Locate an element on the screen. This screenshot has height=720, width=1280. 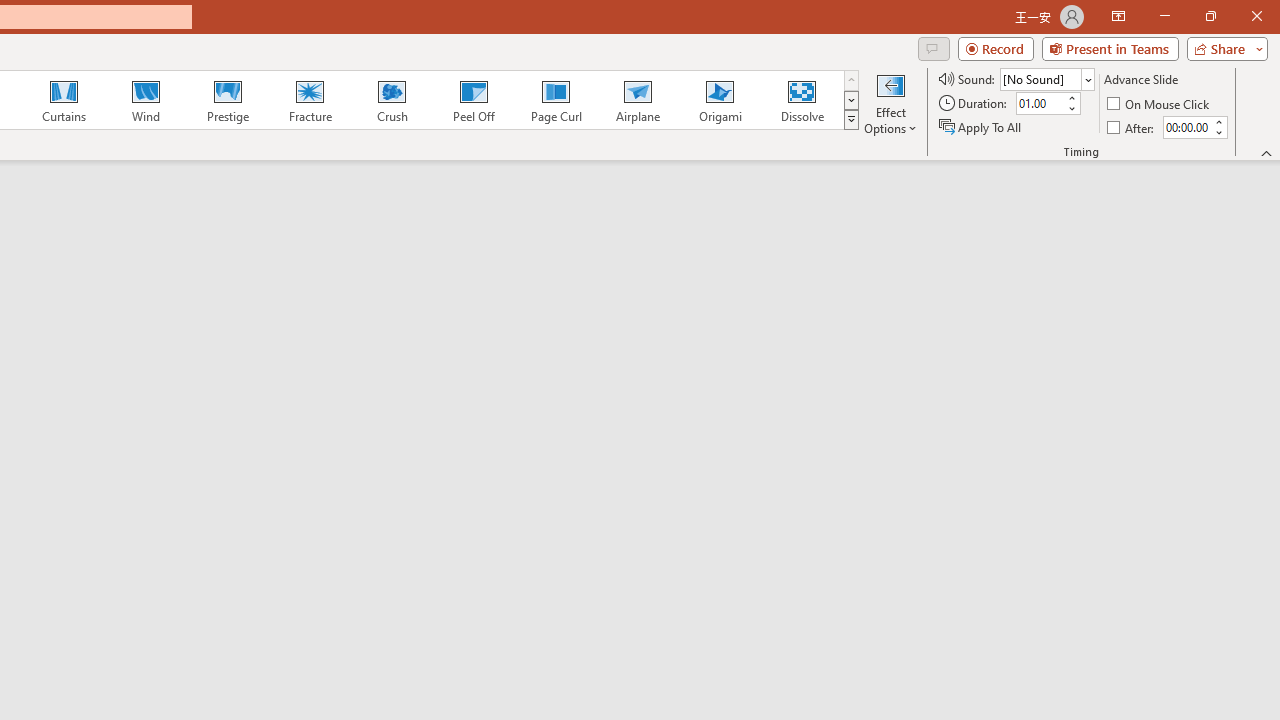
'Dissolve' is located at coordinates (802, 100).